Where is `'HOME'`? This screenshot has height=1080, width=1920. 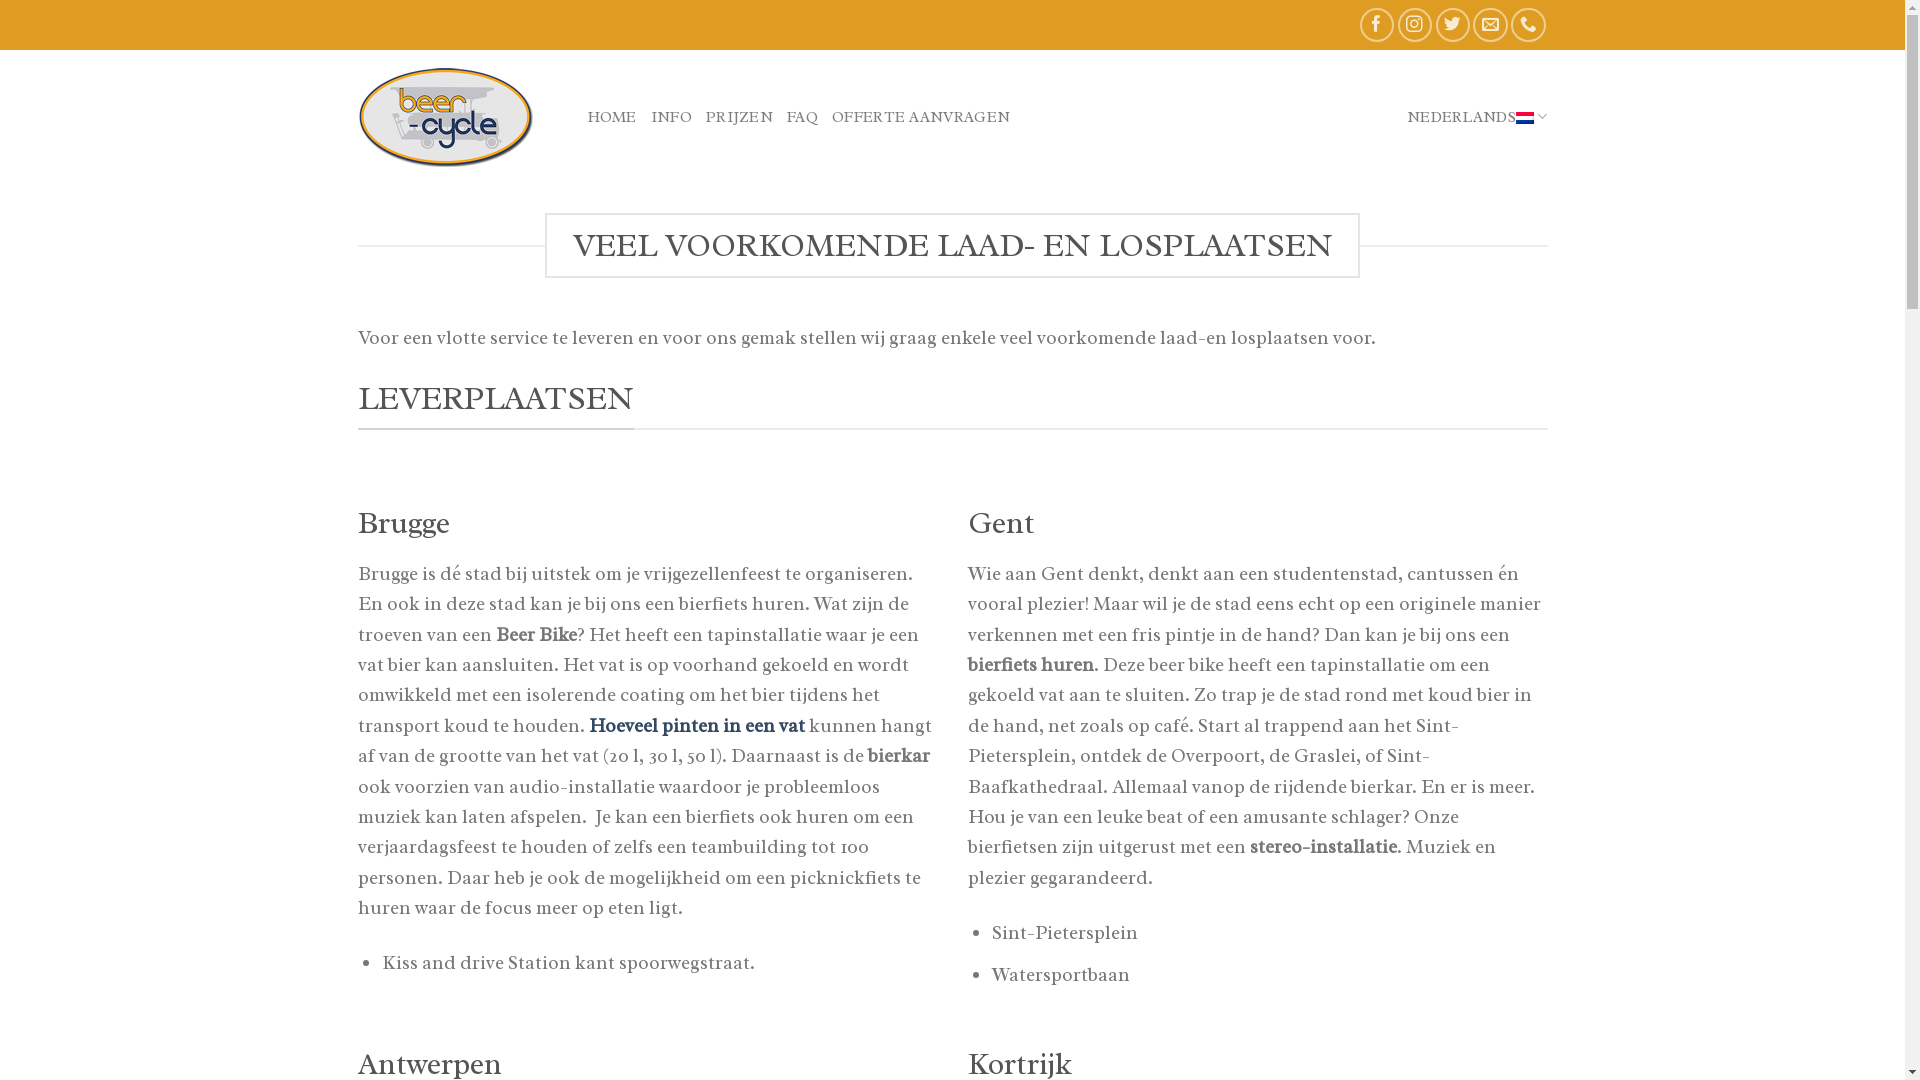 'HOME' is located at coordinates (611, 115).